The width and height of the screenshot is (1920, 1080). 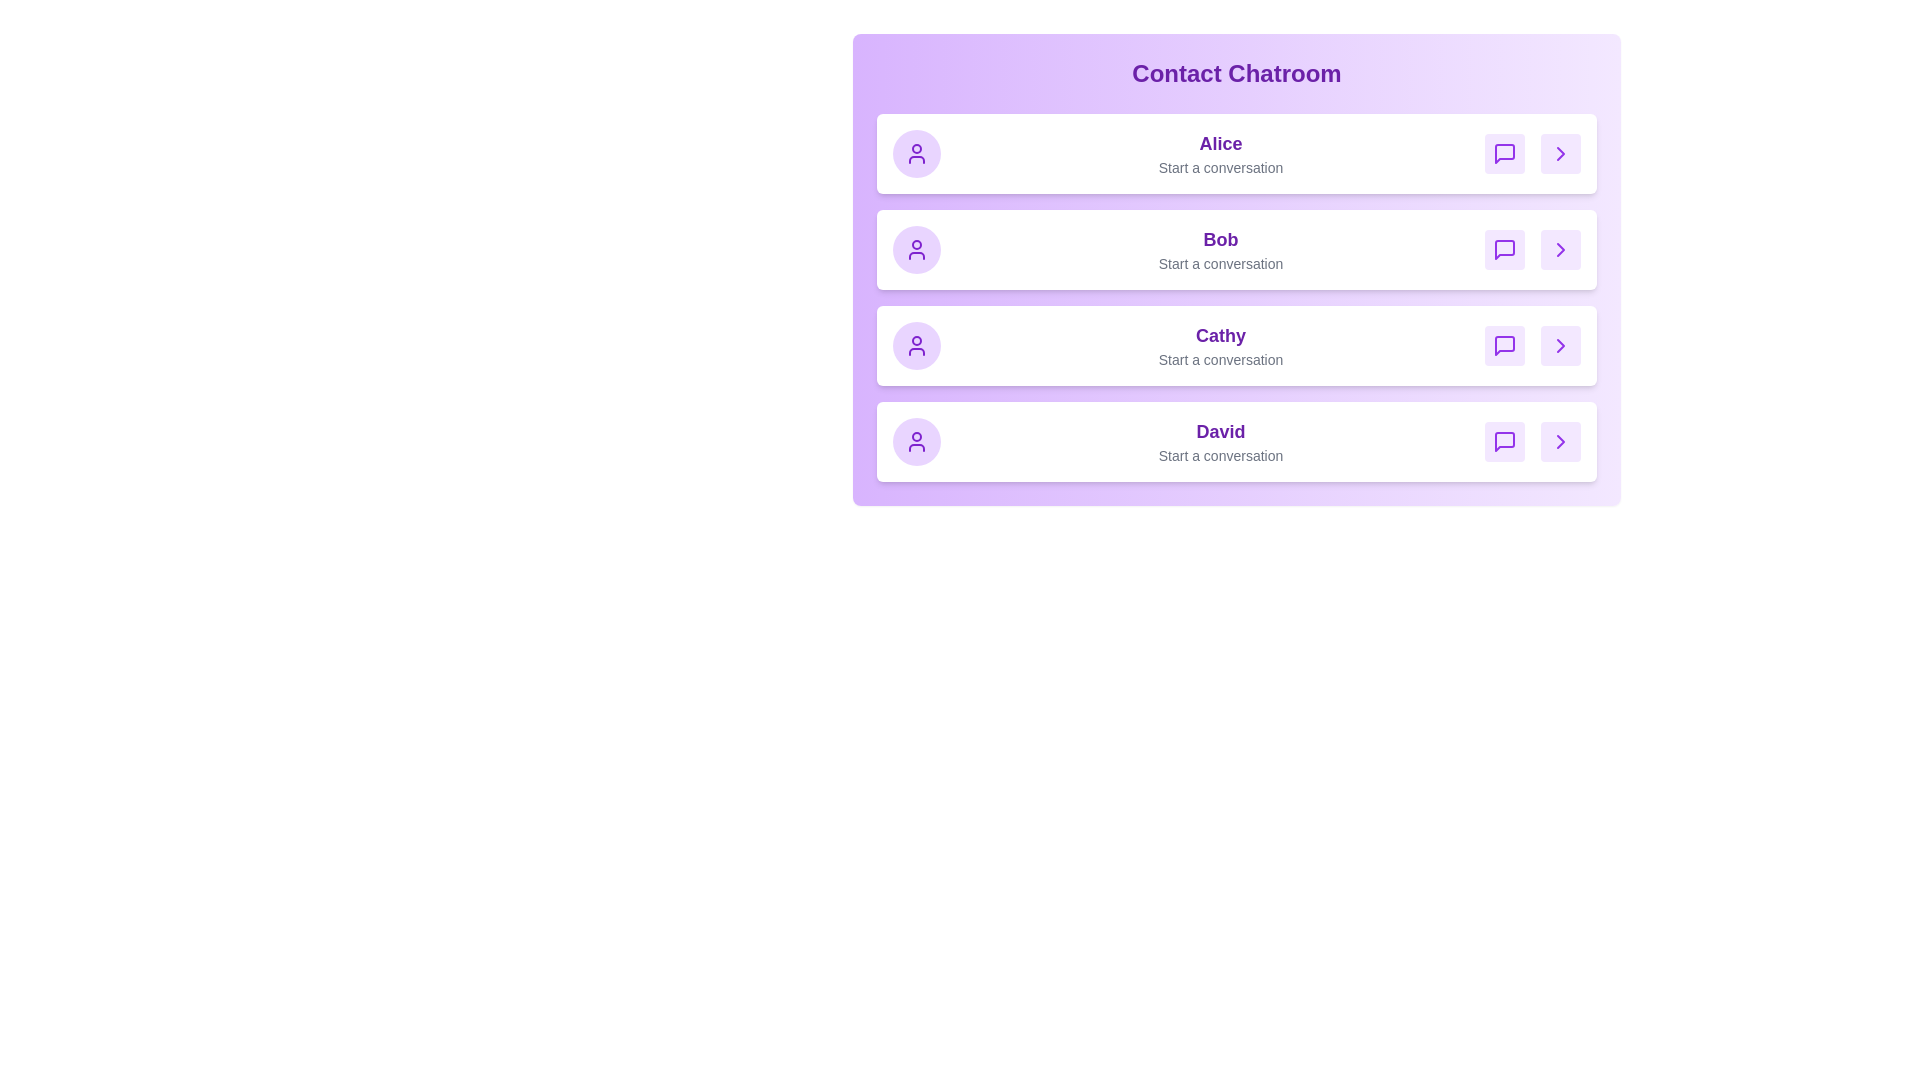 I want to click on message icon for David to start a conversation, so click(x=1505, y=441).